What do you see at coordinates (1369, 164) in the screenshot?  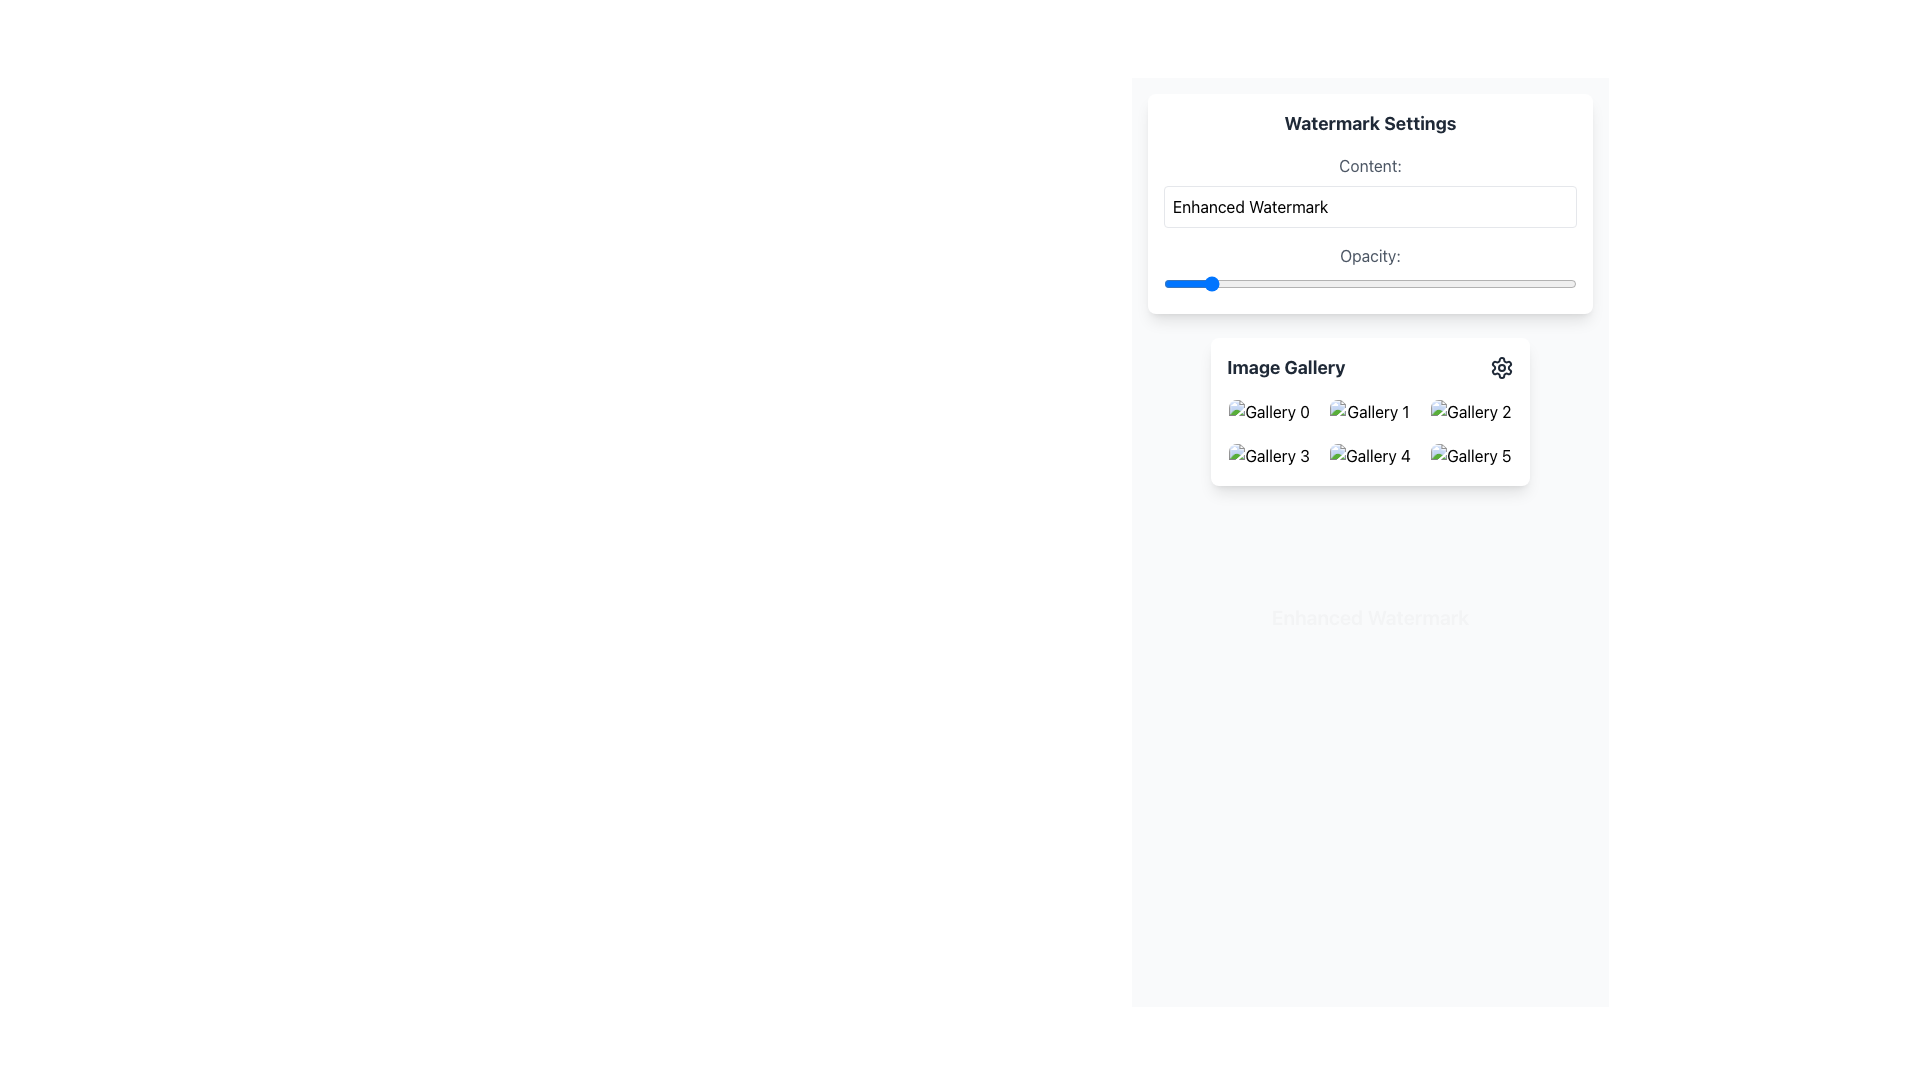 I see `the text label that reads 'Content:' styled in gray, located in the 'Watermark Settings' section above the 'Enhanced Watermark' text input field` at bounding box center [1369, 164].